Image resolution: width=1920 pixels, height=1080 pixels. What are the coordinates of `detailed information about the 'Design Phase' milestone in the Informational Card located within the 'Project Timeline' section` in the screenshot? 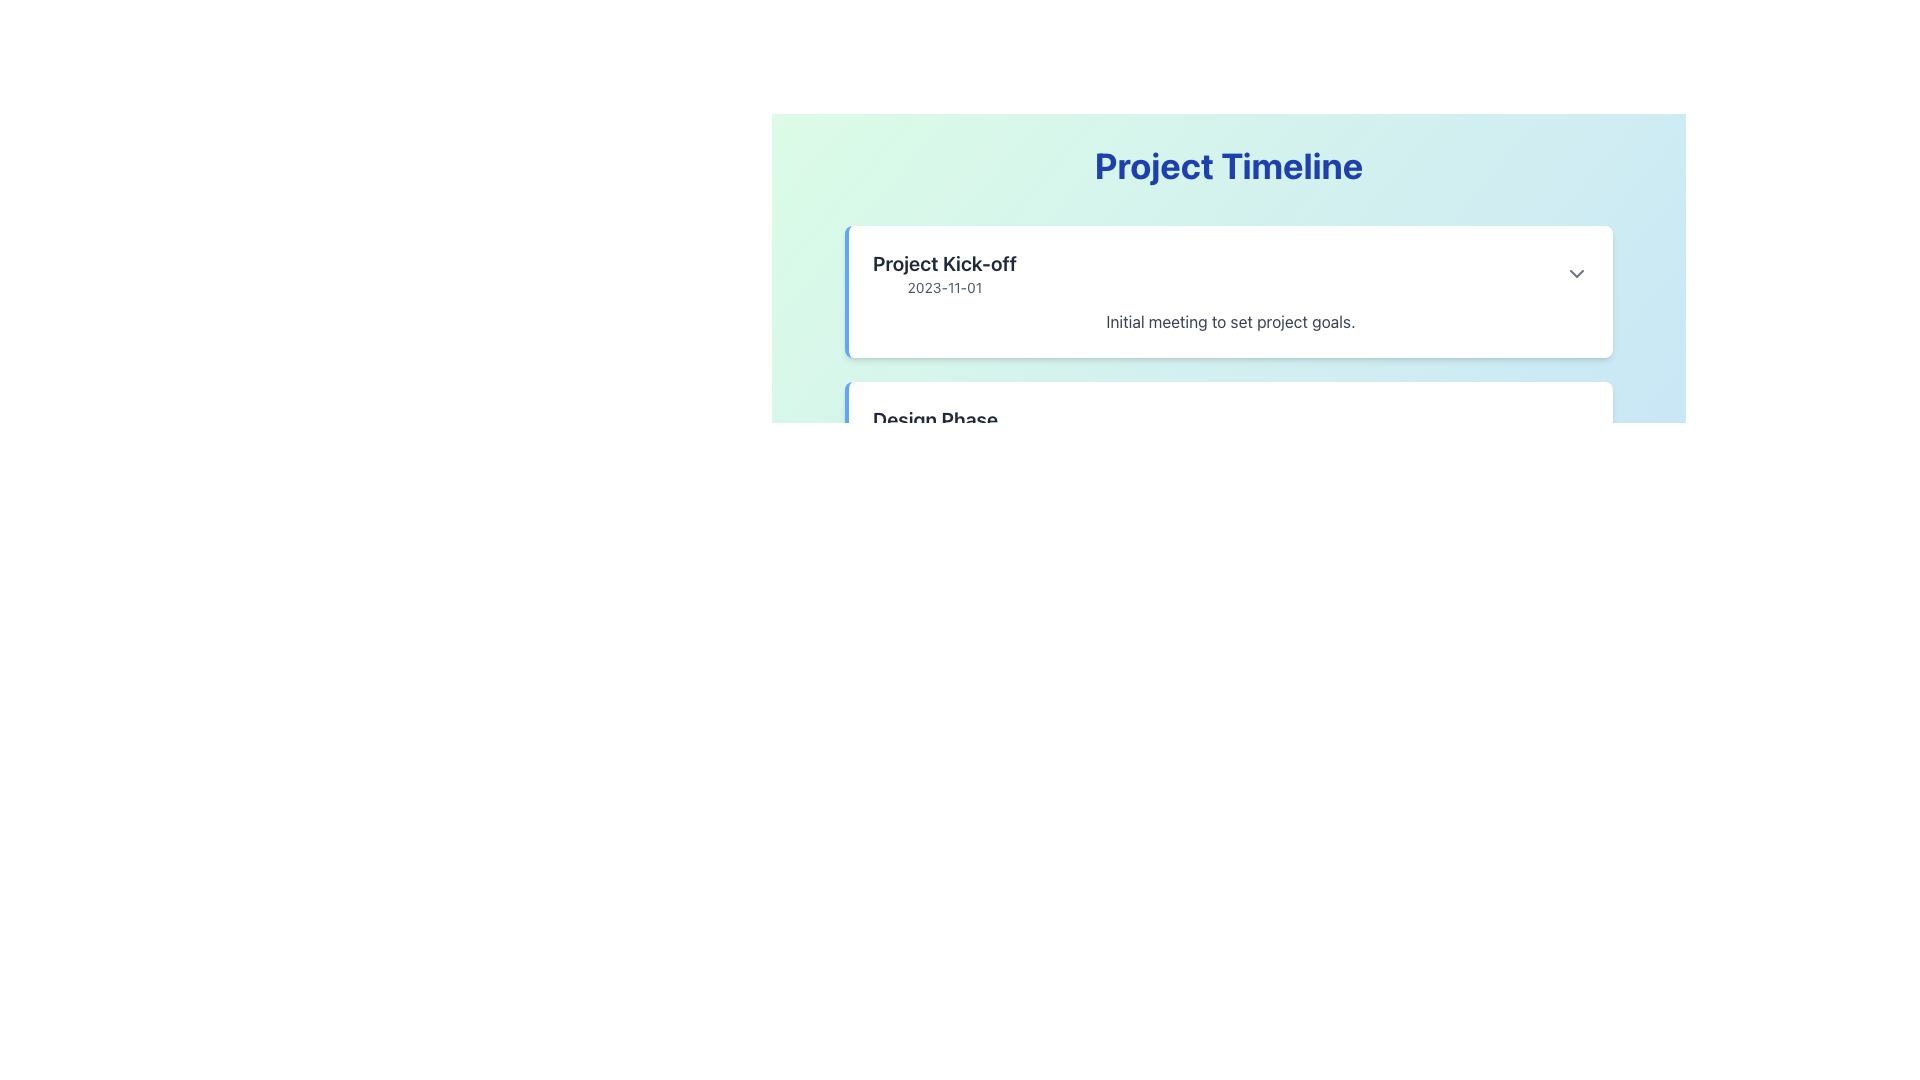 It's located at (1227, 428).